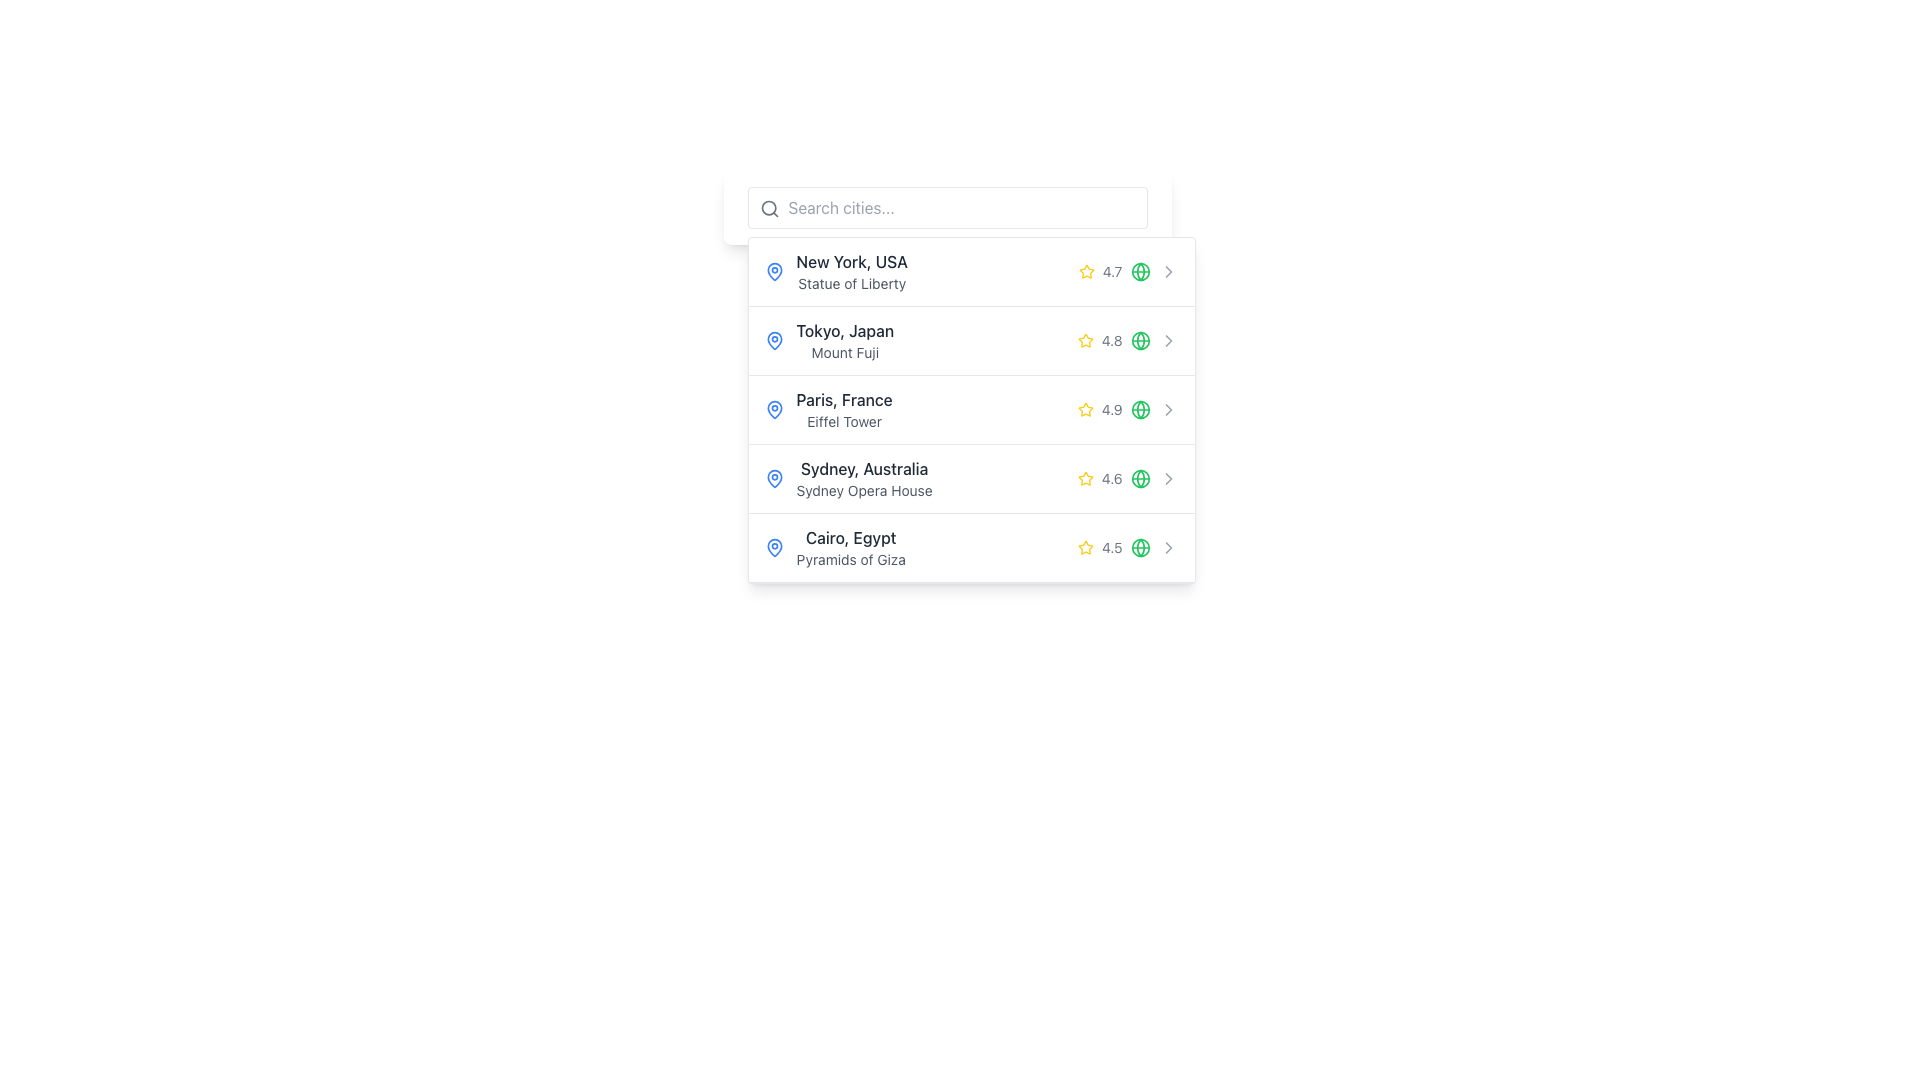 This screenshot has height=1080, width=1920. What do you see at coordinates (844, 400) in the screenshot?
I see `the text label identifying the location 'Paris, France' in the dropdown list, which is positioned on the third row and is adjacent to a location icon` at bounding box center [844, 400].